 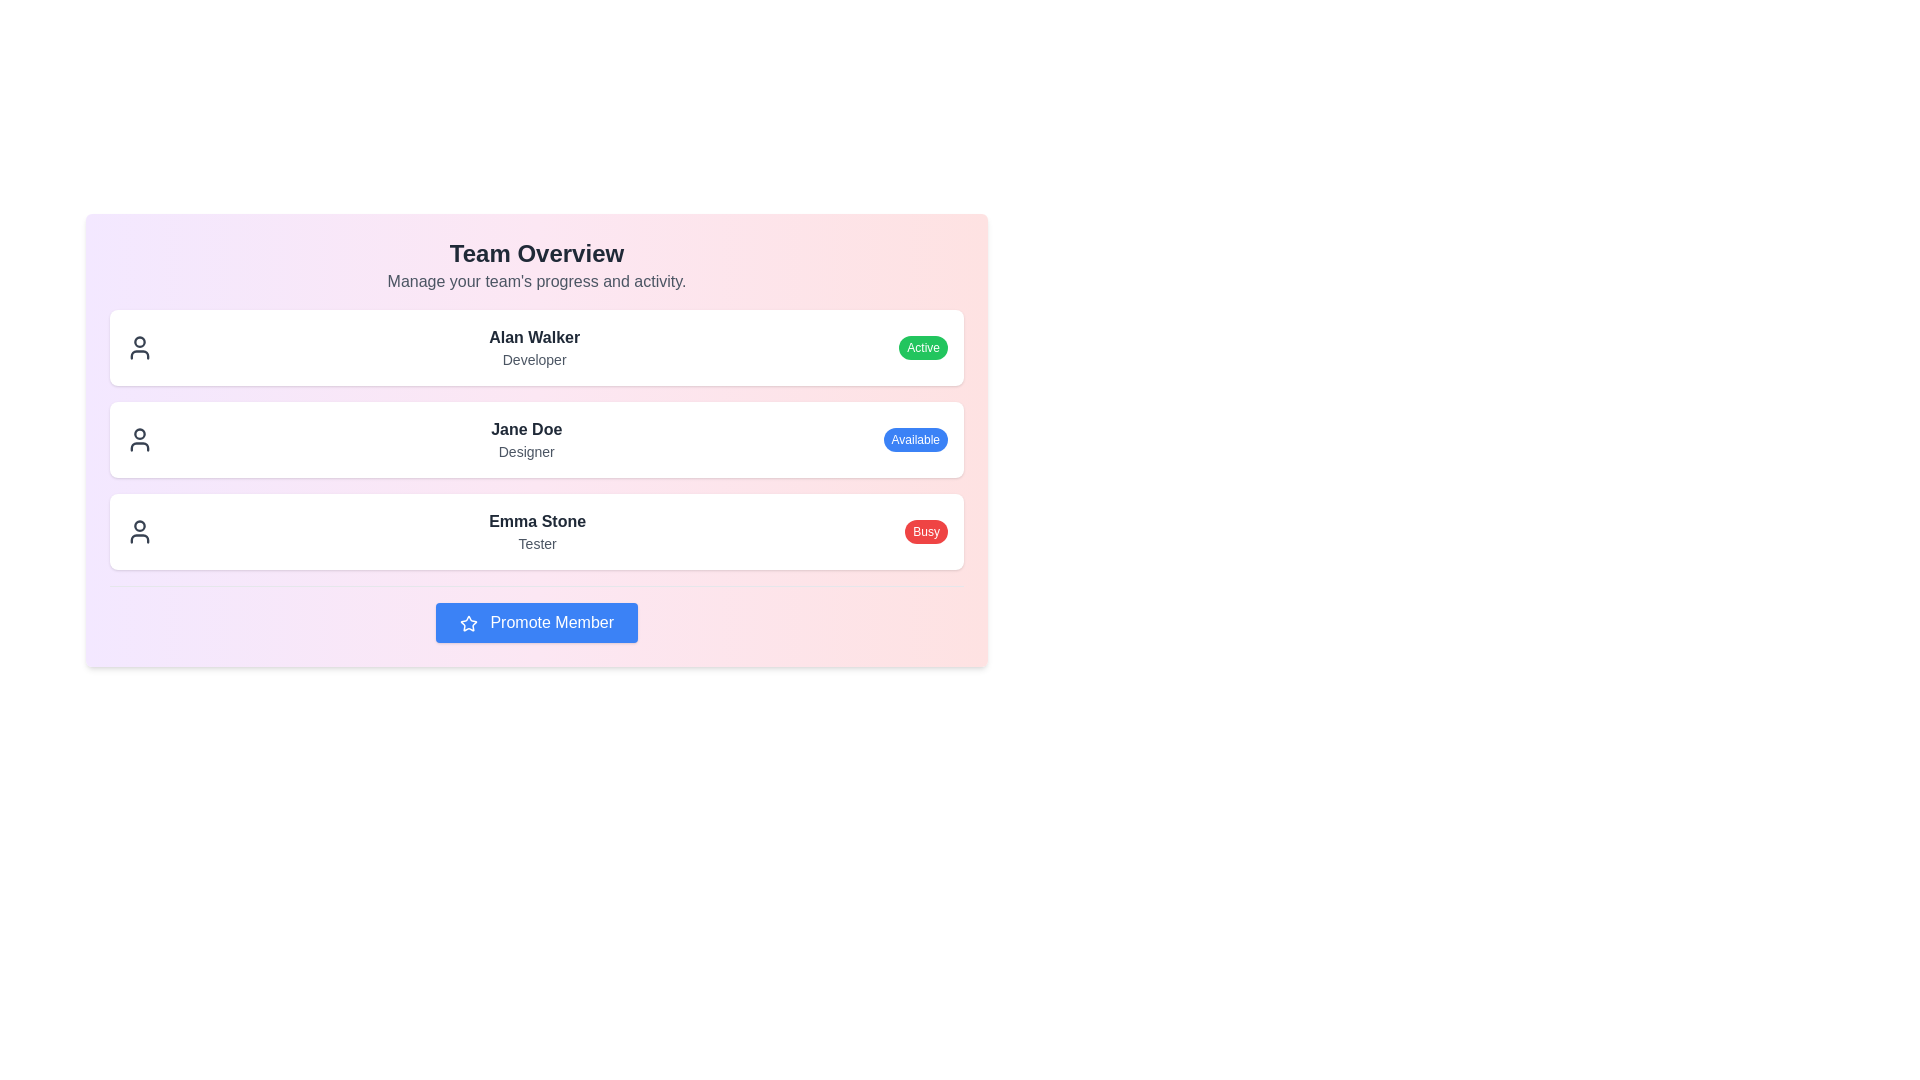 I want to click on on the label displaying 'Jane Doe' in the team overview interface, so click(x=526, y=428).